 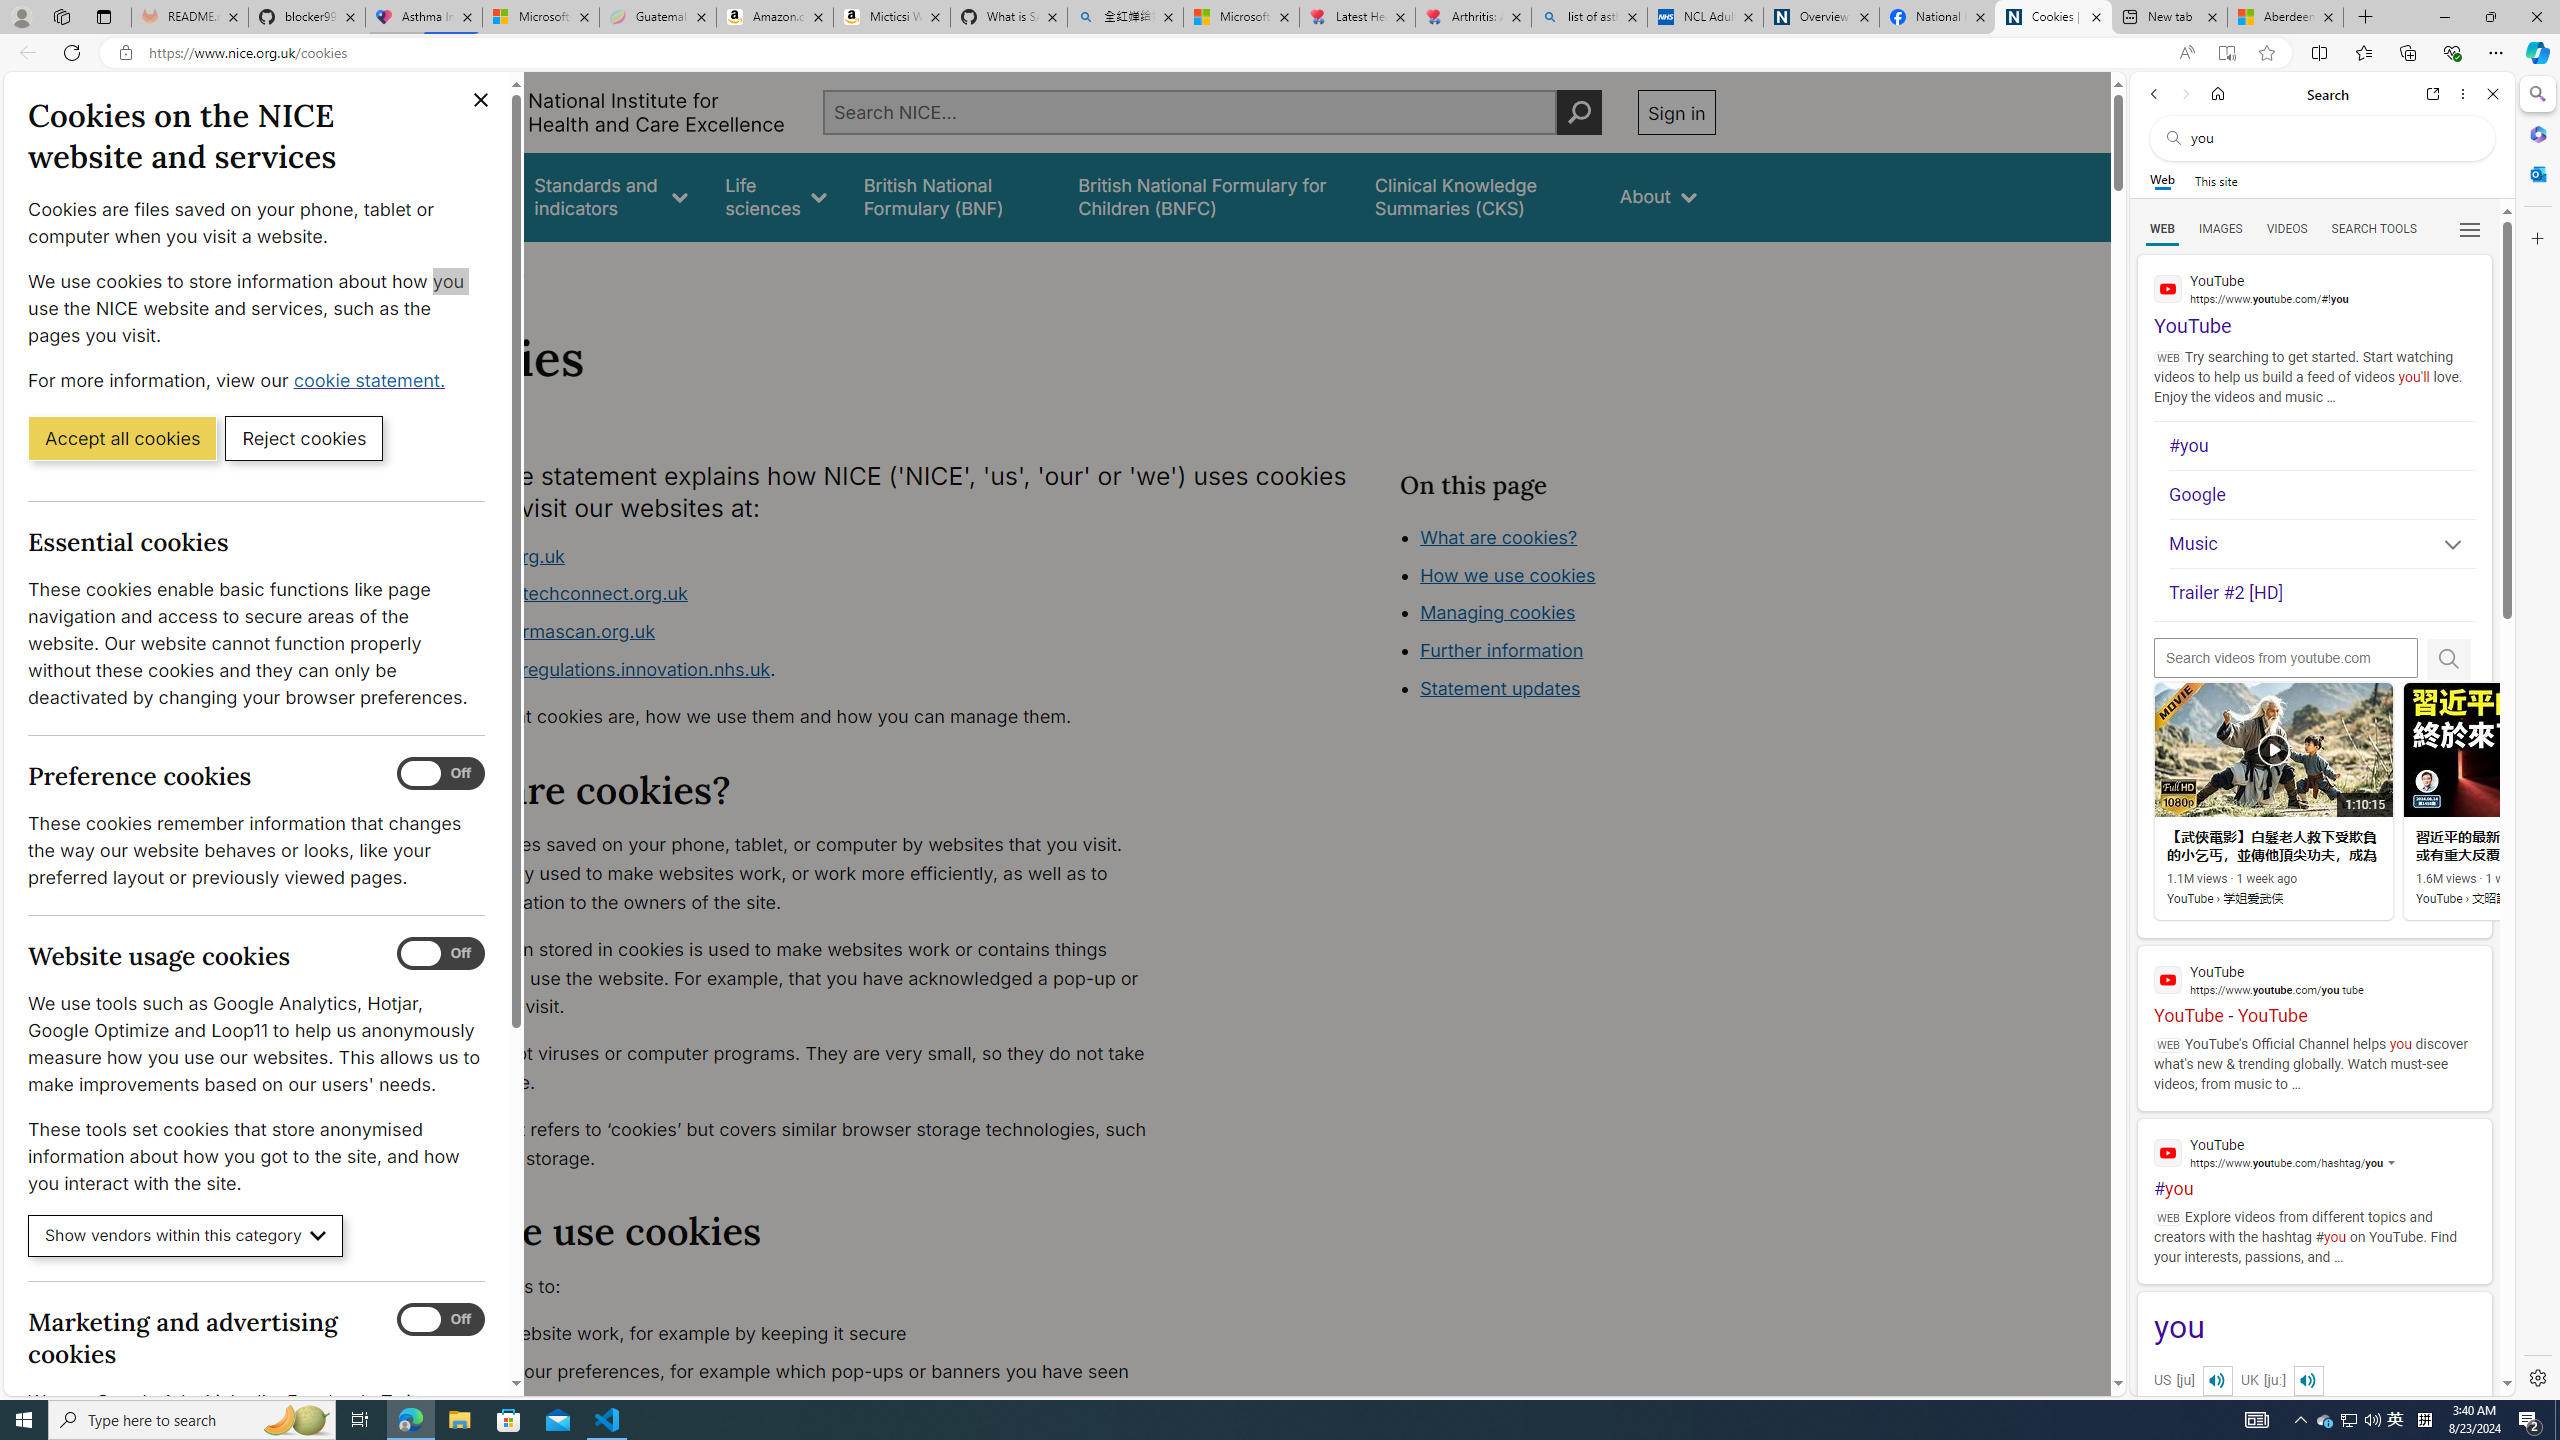 What do you see at coordinates (2226, 53) in the screenshot?
I see `'Enter Immersive Reader (F9)'` at bounding box center [2226, 53].